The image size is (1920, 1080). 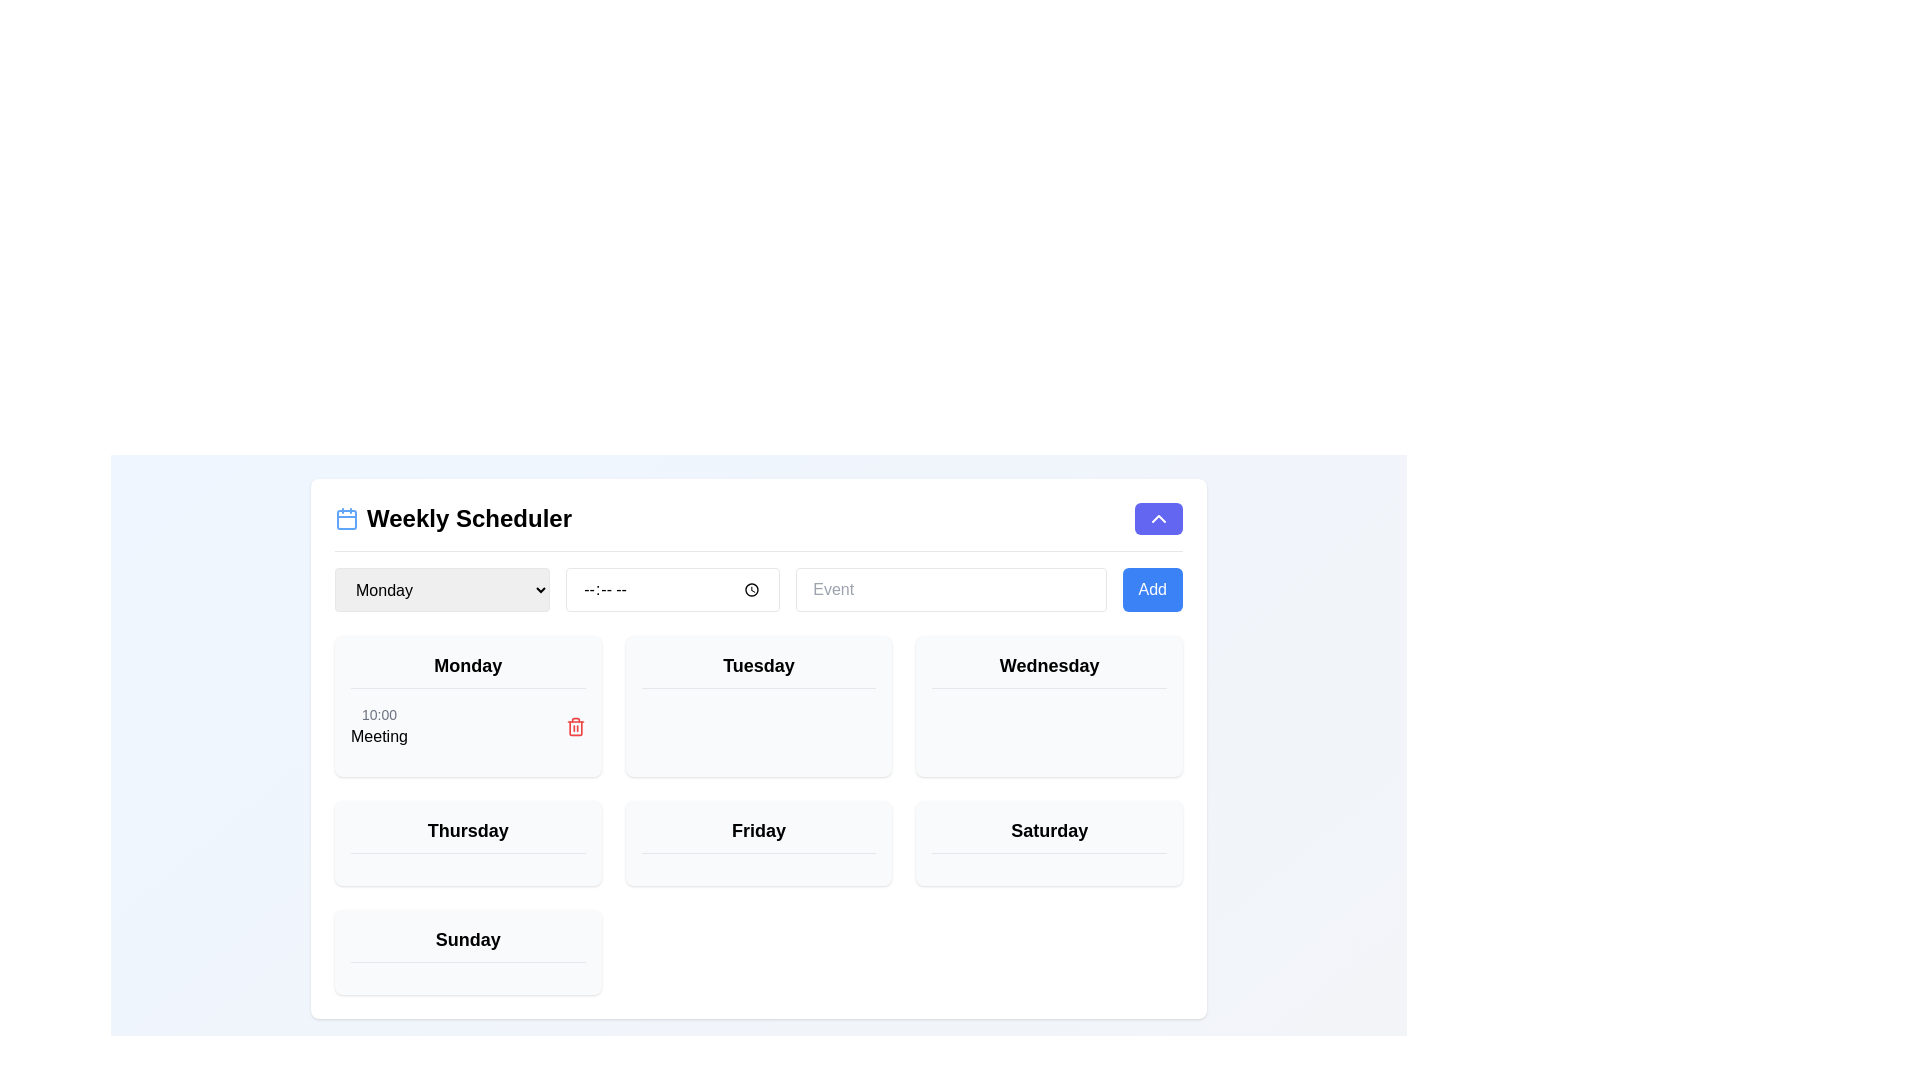 What do you see at coordinates (467, 835) in the screenshot?
I see `the 'Thursday' text label in the weekly schedule interface, which is located in the third row and second column of the grid layout` at bounding box center [467, 835].